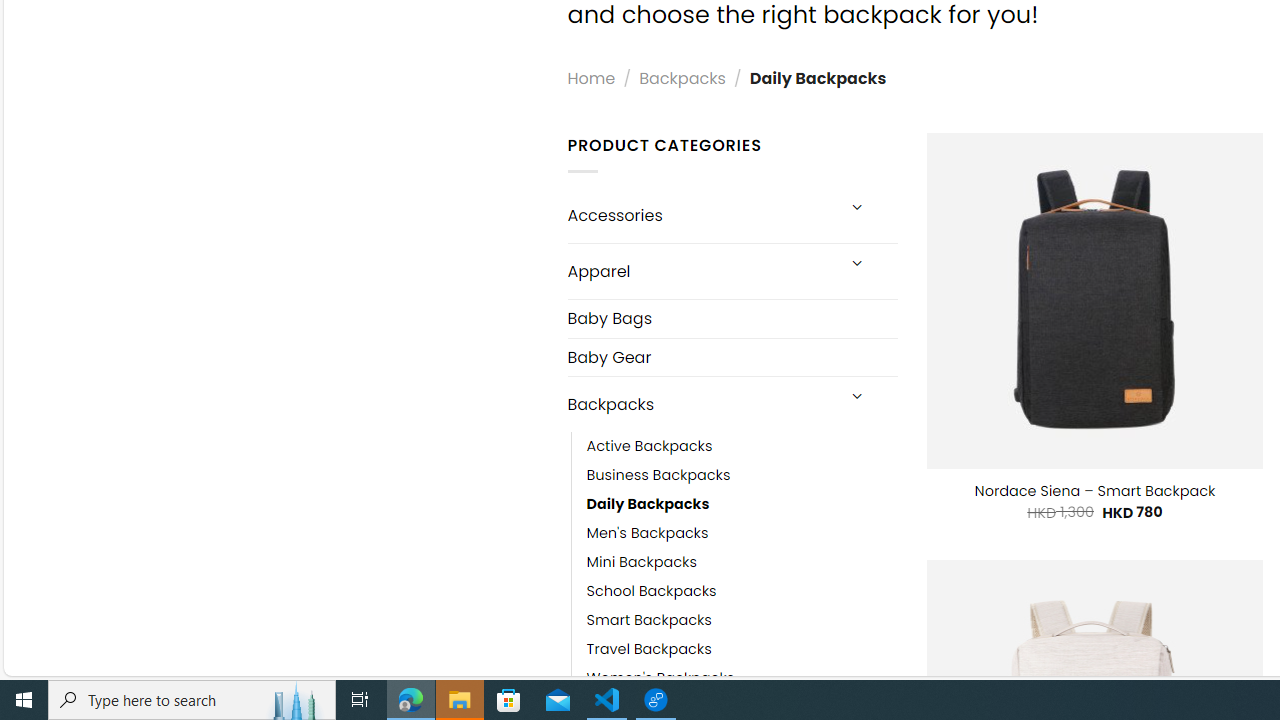 The height and width of the screenshot is (720, 1280). I want to click on 'Active Backpacks', so click(741, 446).